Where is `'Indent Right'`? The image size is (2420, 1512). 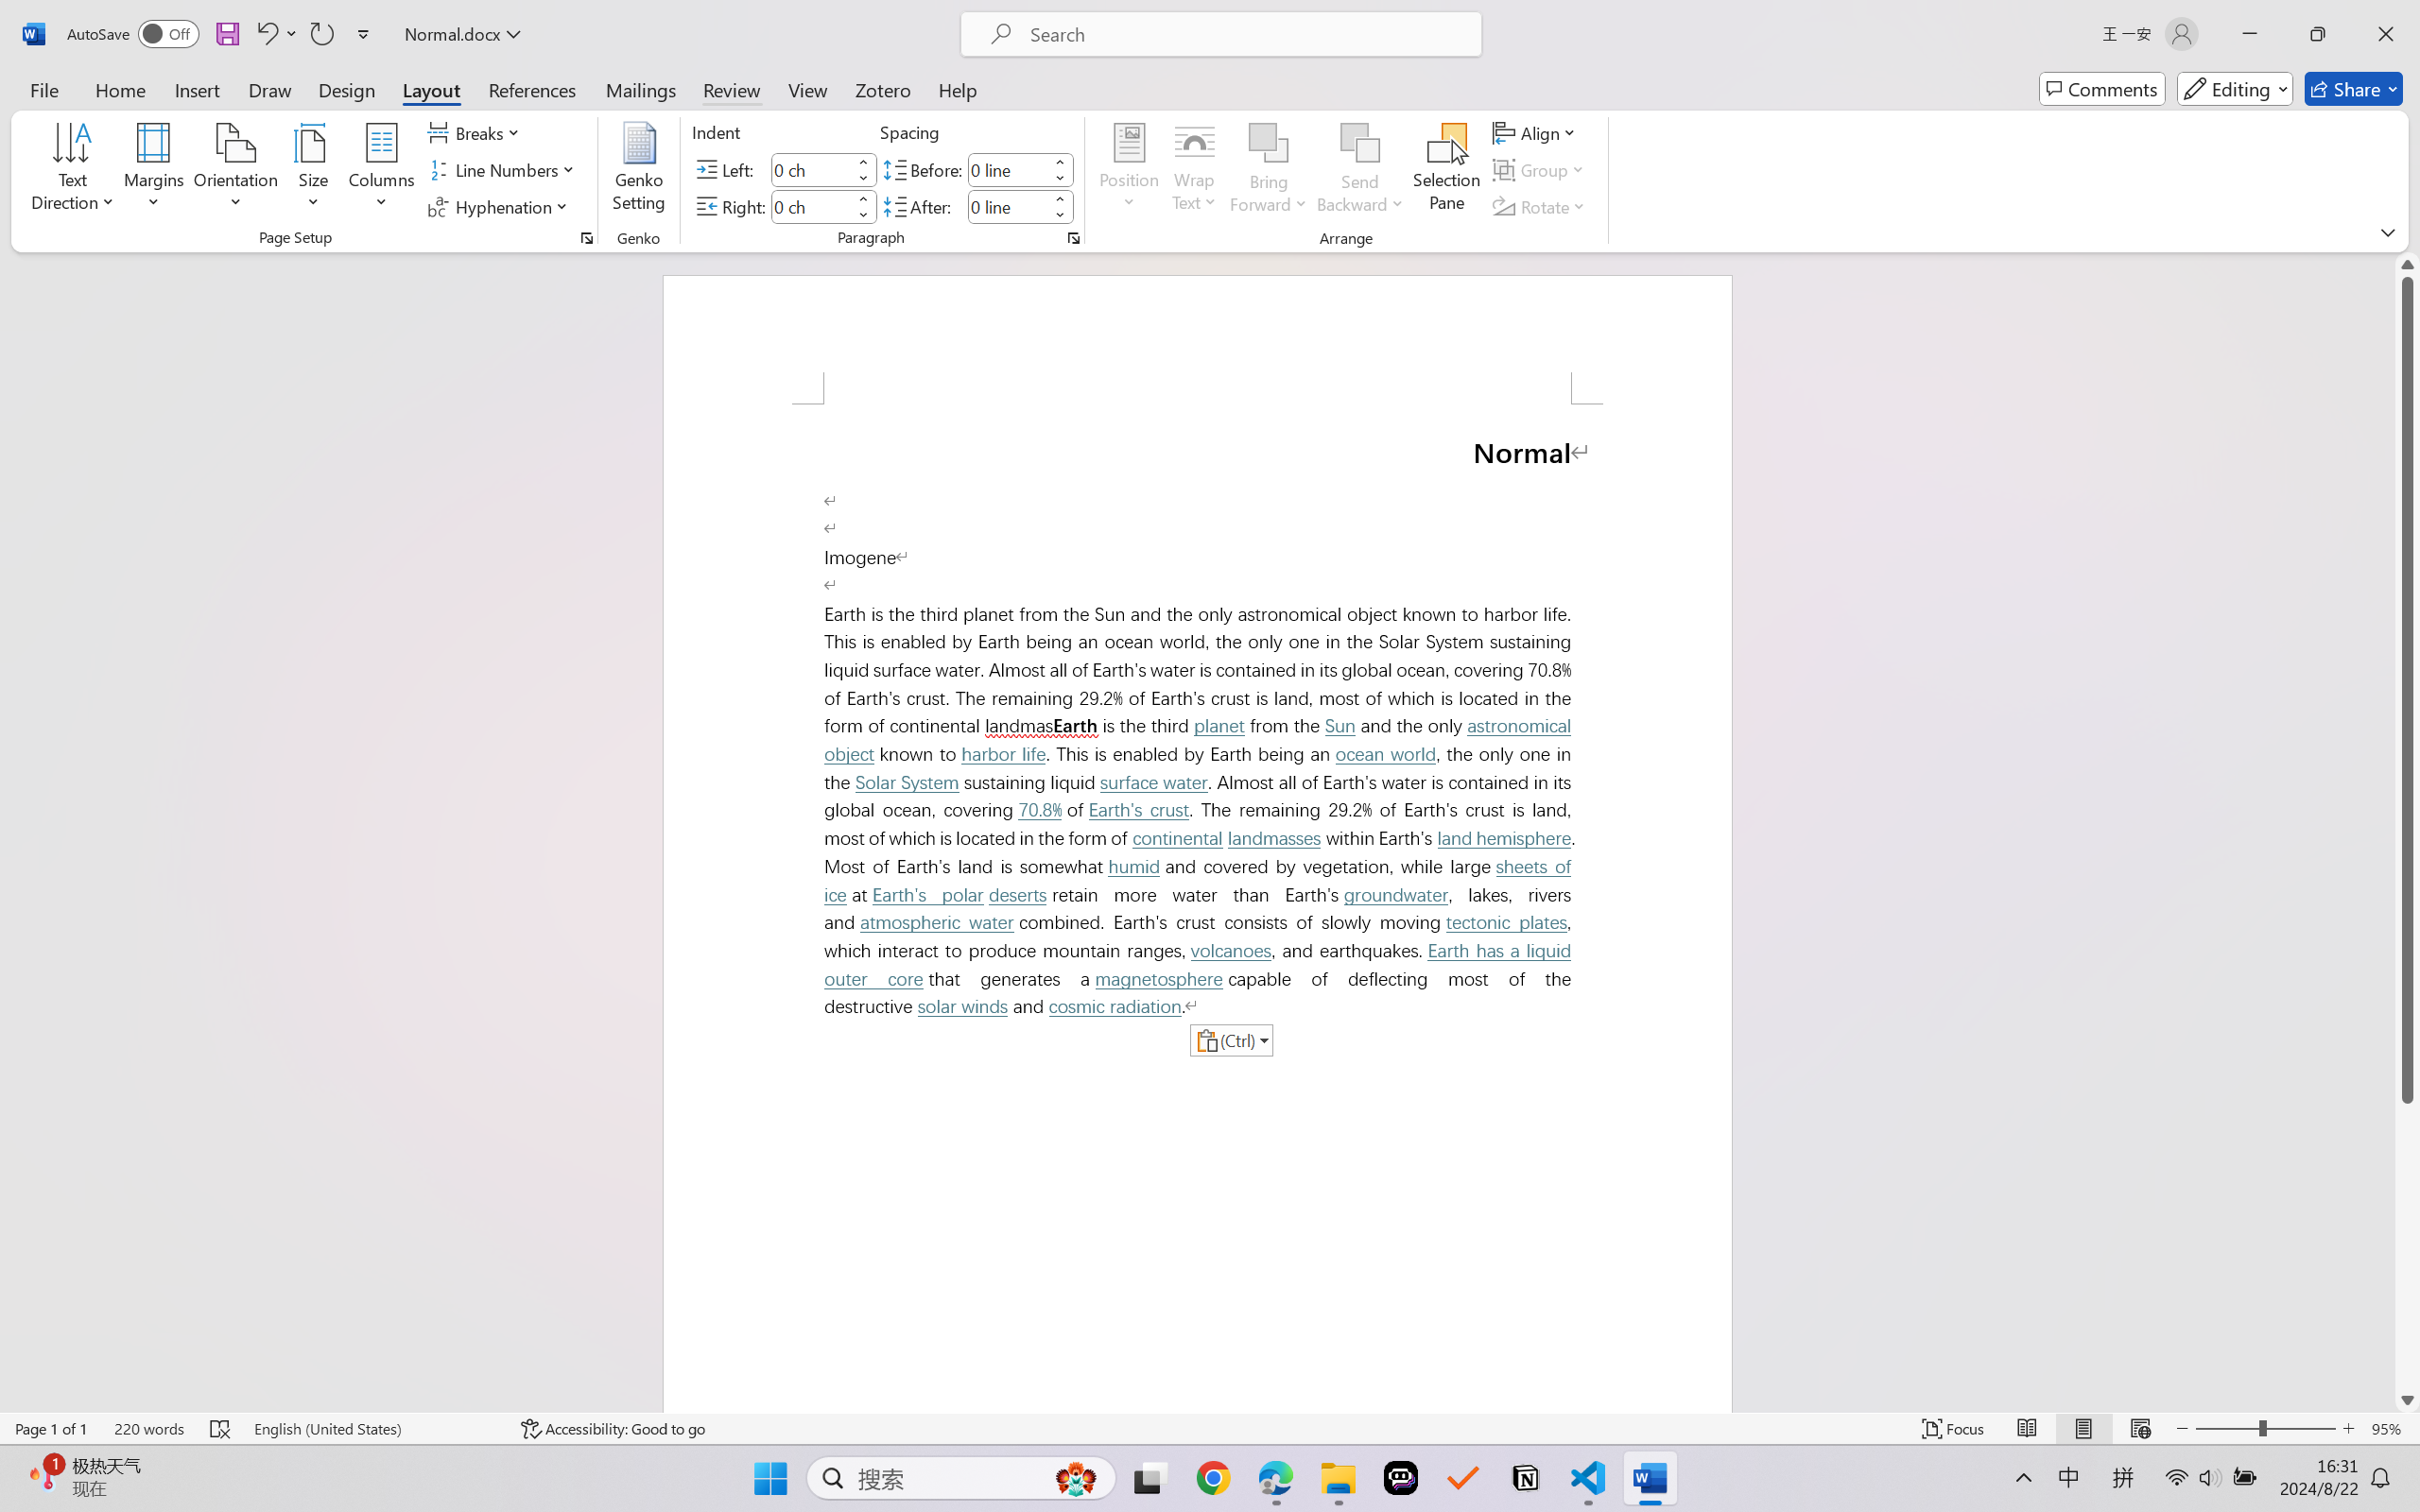 'Indent Right' is located at coordinates (810, 205).